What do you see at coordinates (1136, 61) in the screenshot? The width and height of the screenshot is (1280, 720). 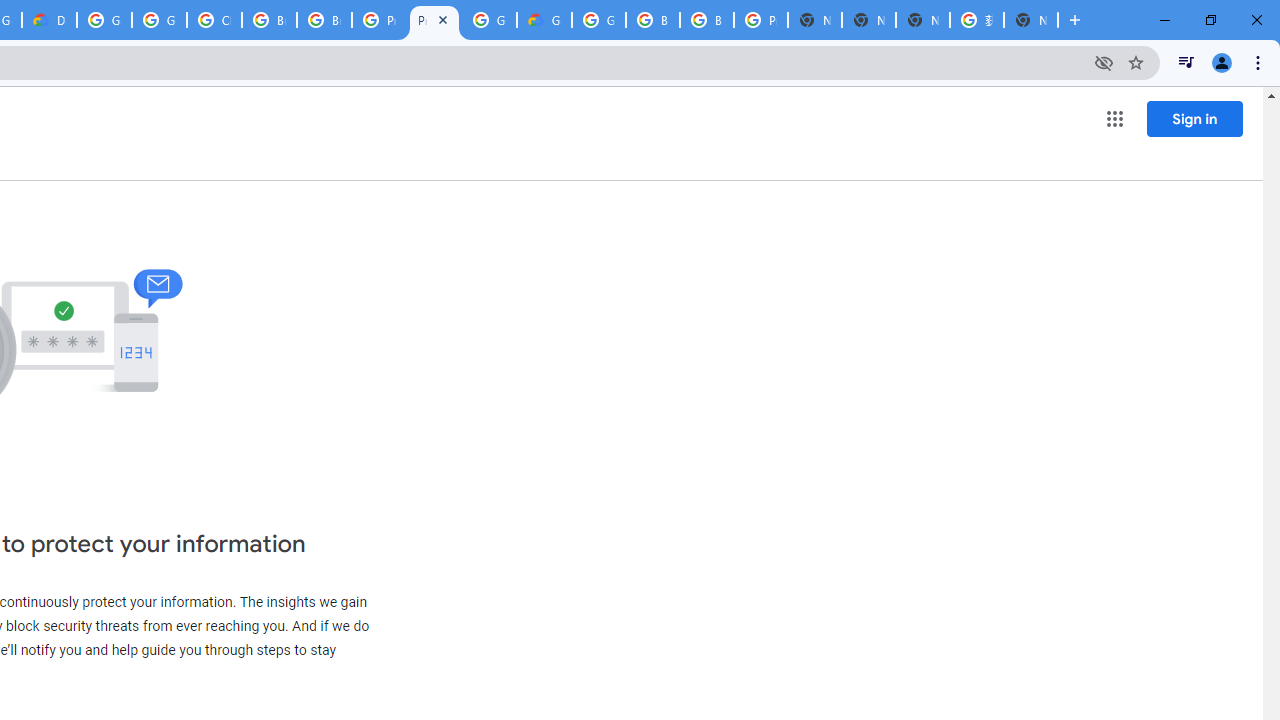 I see `'Bookmark this tab'` at bounding box center [1136, 61].